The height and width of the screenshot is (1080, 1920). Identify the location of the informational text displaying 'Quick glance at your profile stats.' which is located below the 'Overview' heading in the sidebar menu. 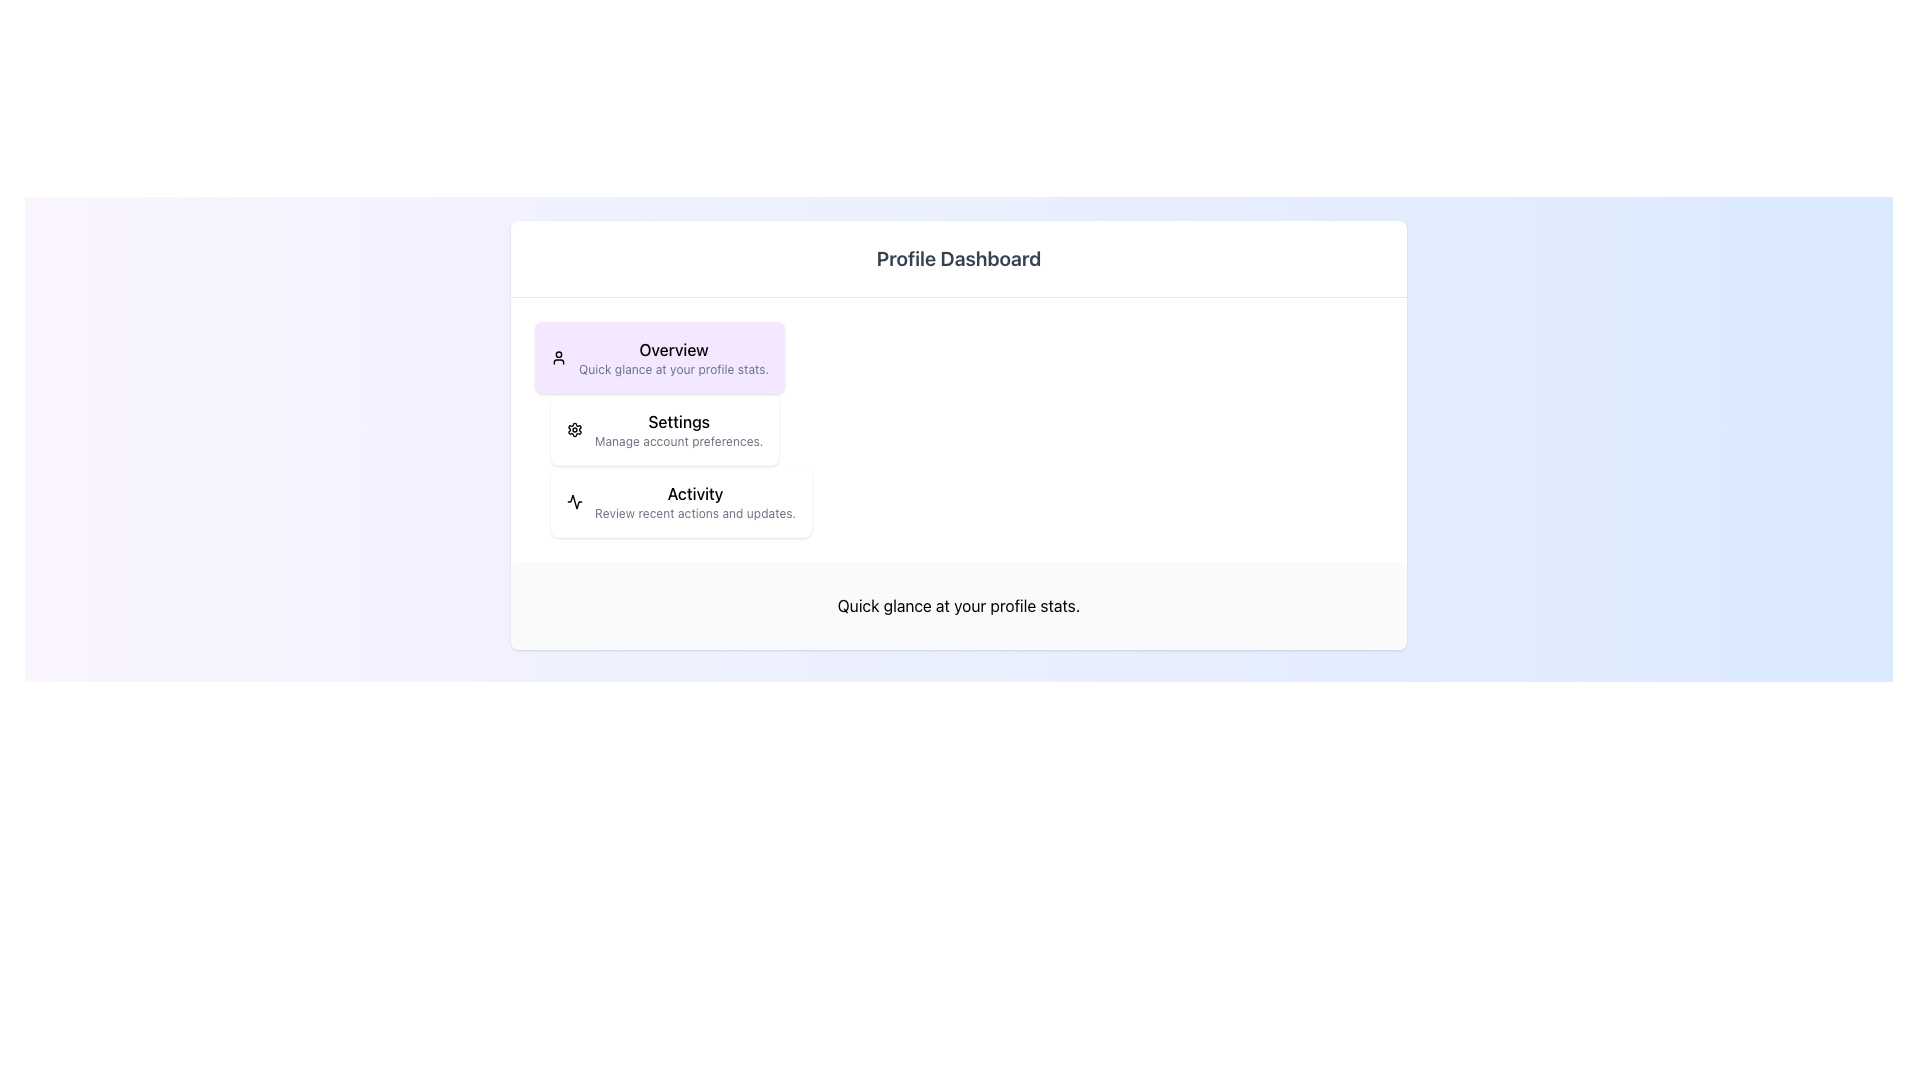
(674, 370).